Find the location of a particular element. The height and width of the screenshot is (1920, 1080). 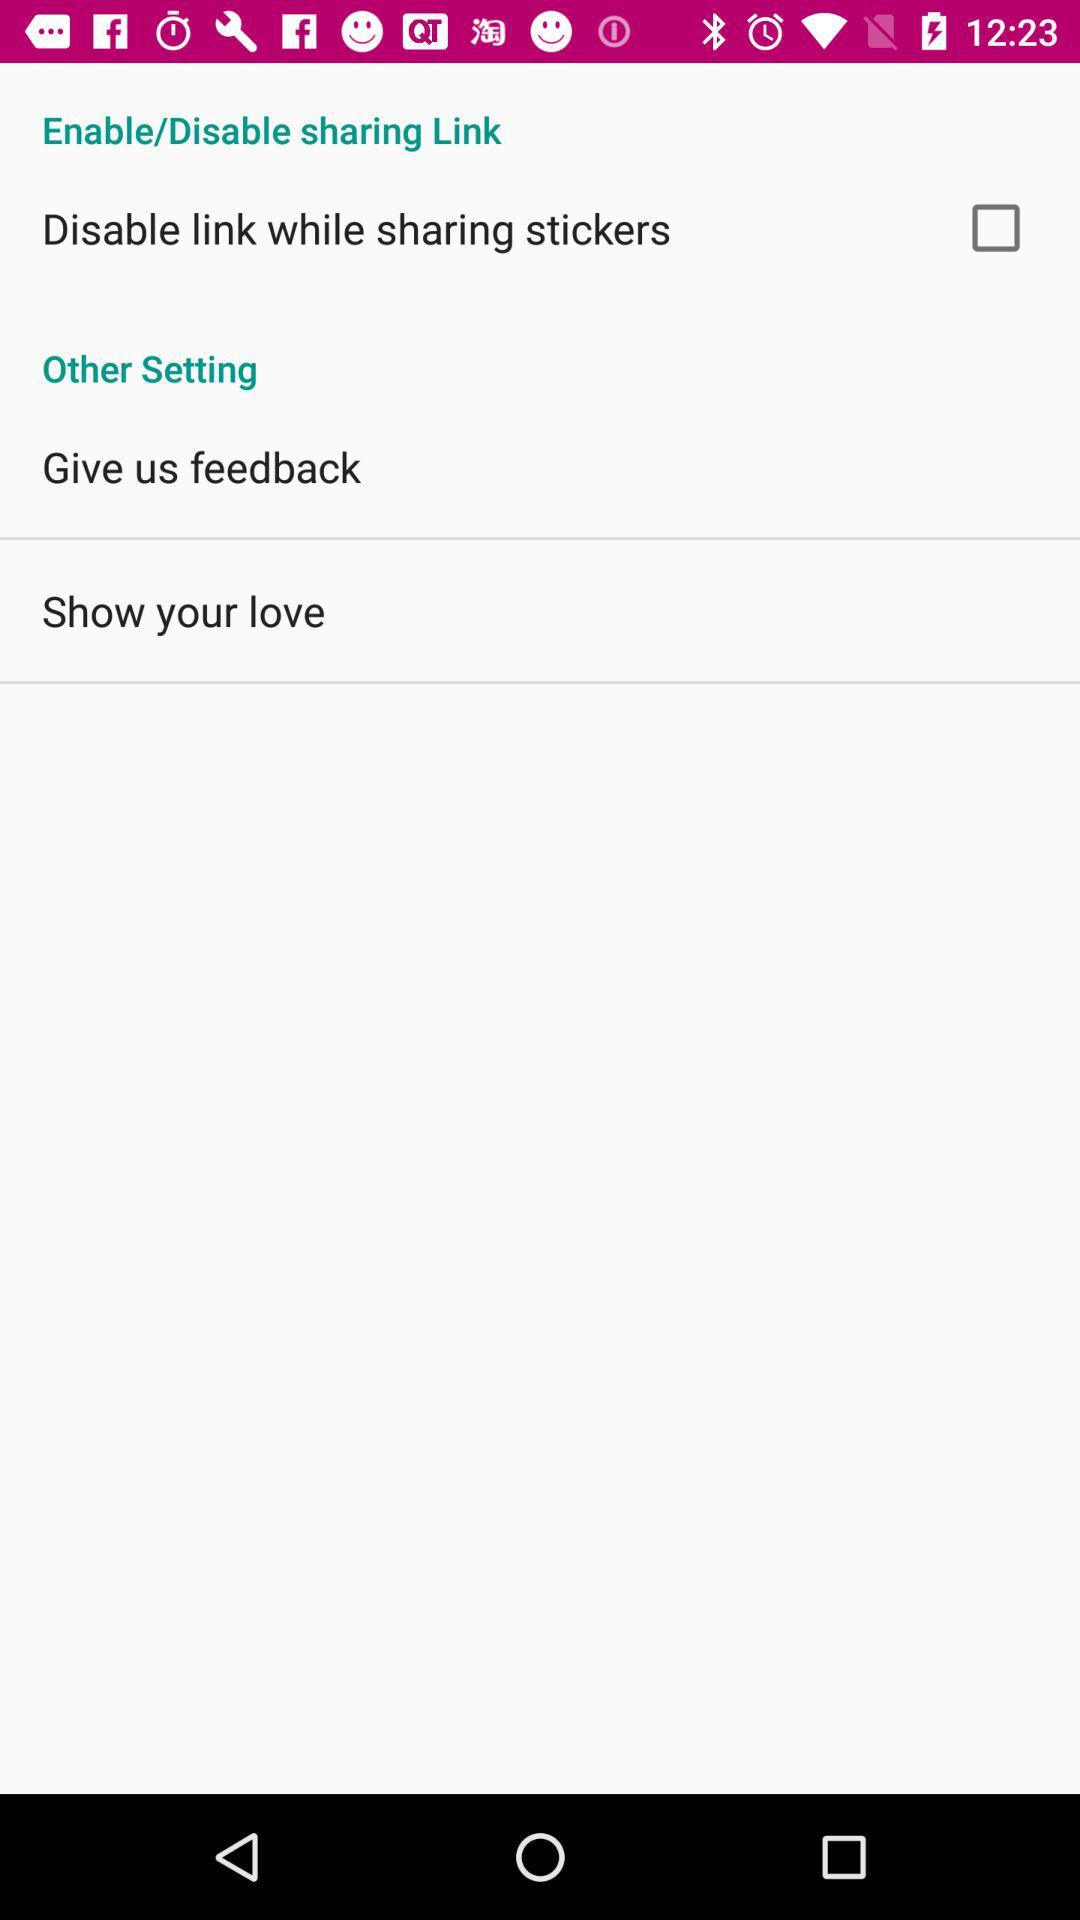

icon at the top right corner is located at coordinates (995, 227).